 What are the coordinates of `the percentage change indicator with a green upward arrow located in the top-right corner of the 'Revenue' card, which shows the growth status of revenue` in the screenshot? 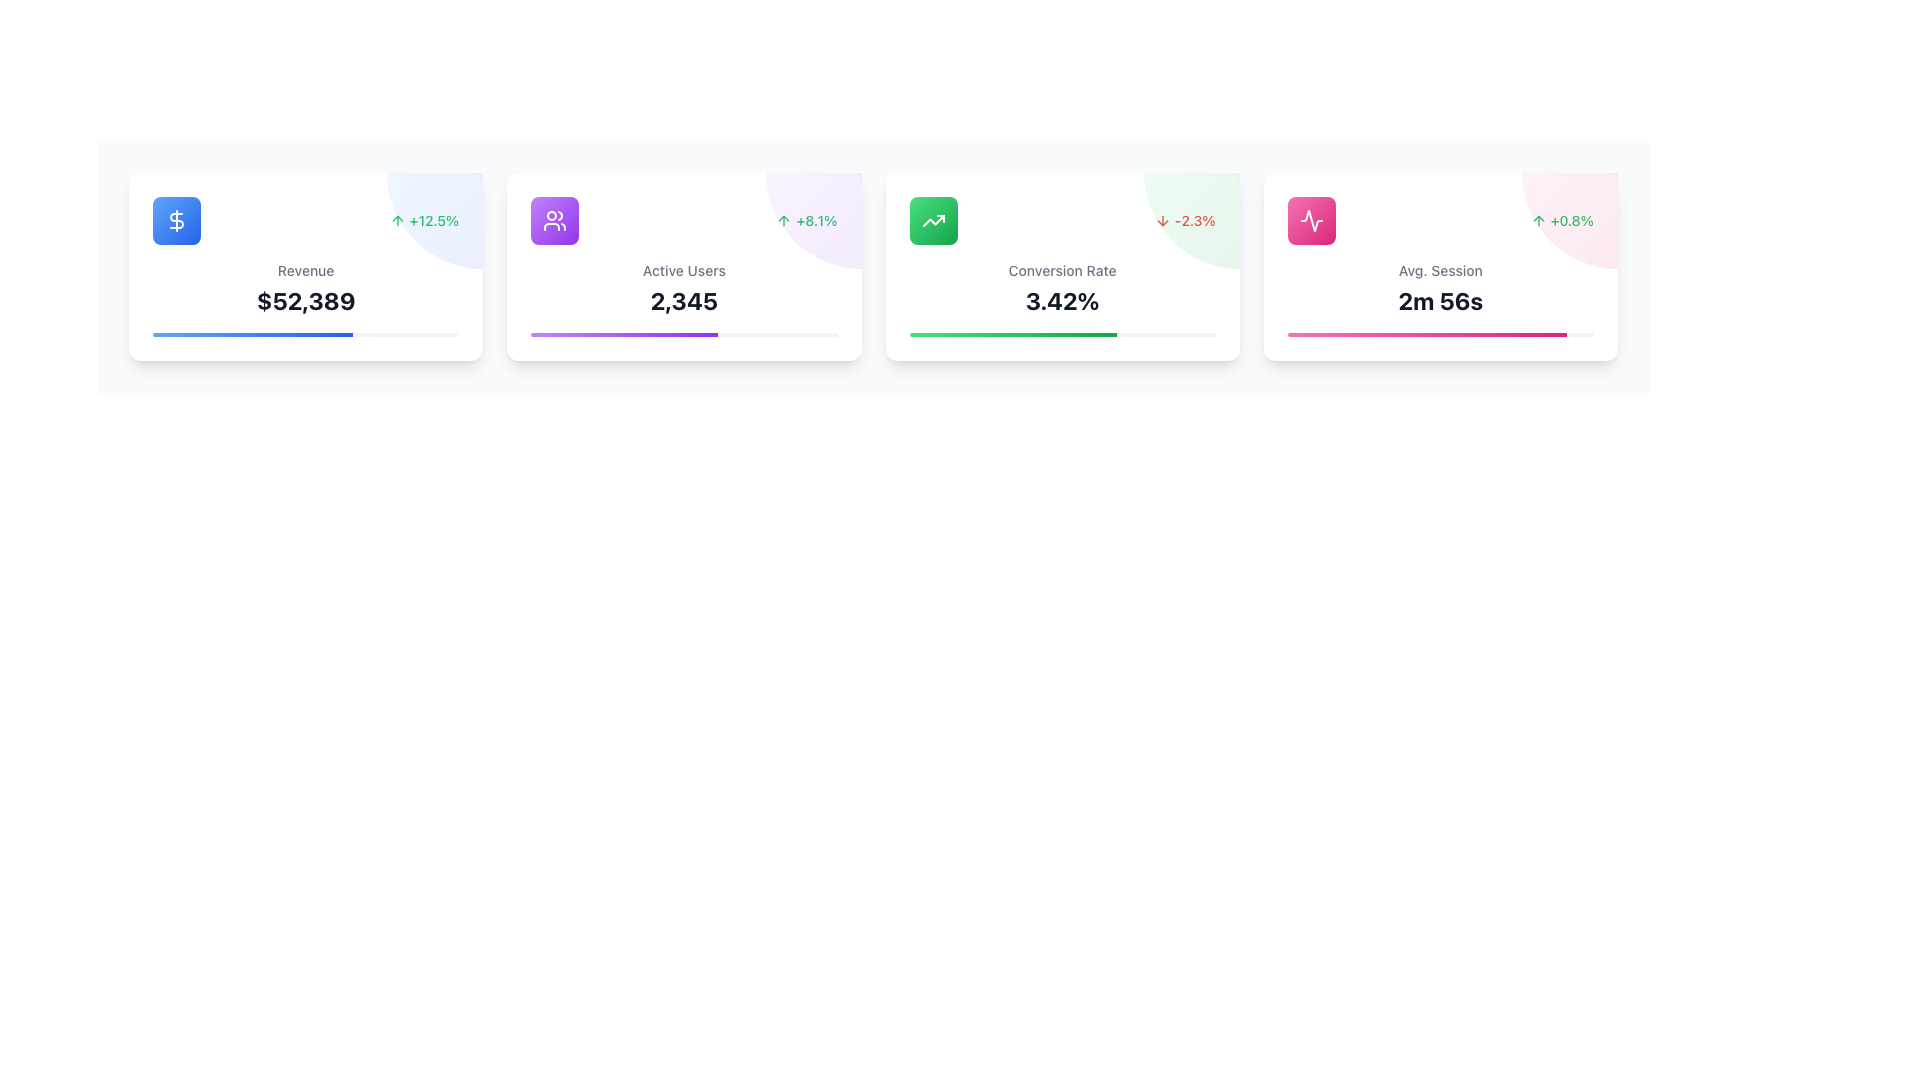 It's located at (423, 220).